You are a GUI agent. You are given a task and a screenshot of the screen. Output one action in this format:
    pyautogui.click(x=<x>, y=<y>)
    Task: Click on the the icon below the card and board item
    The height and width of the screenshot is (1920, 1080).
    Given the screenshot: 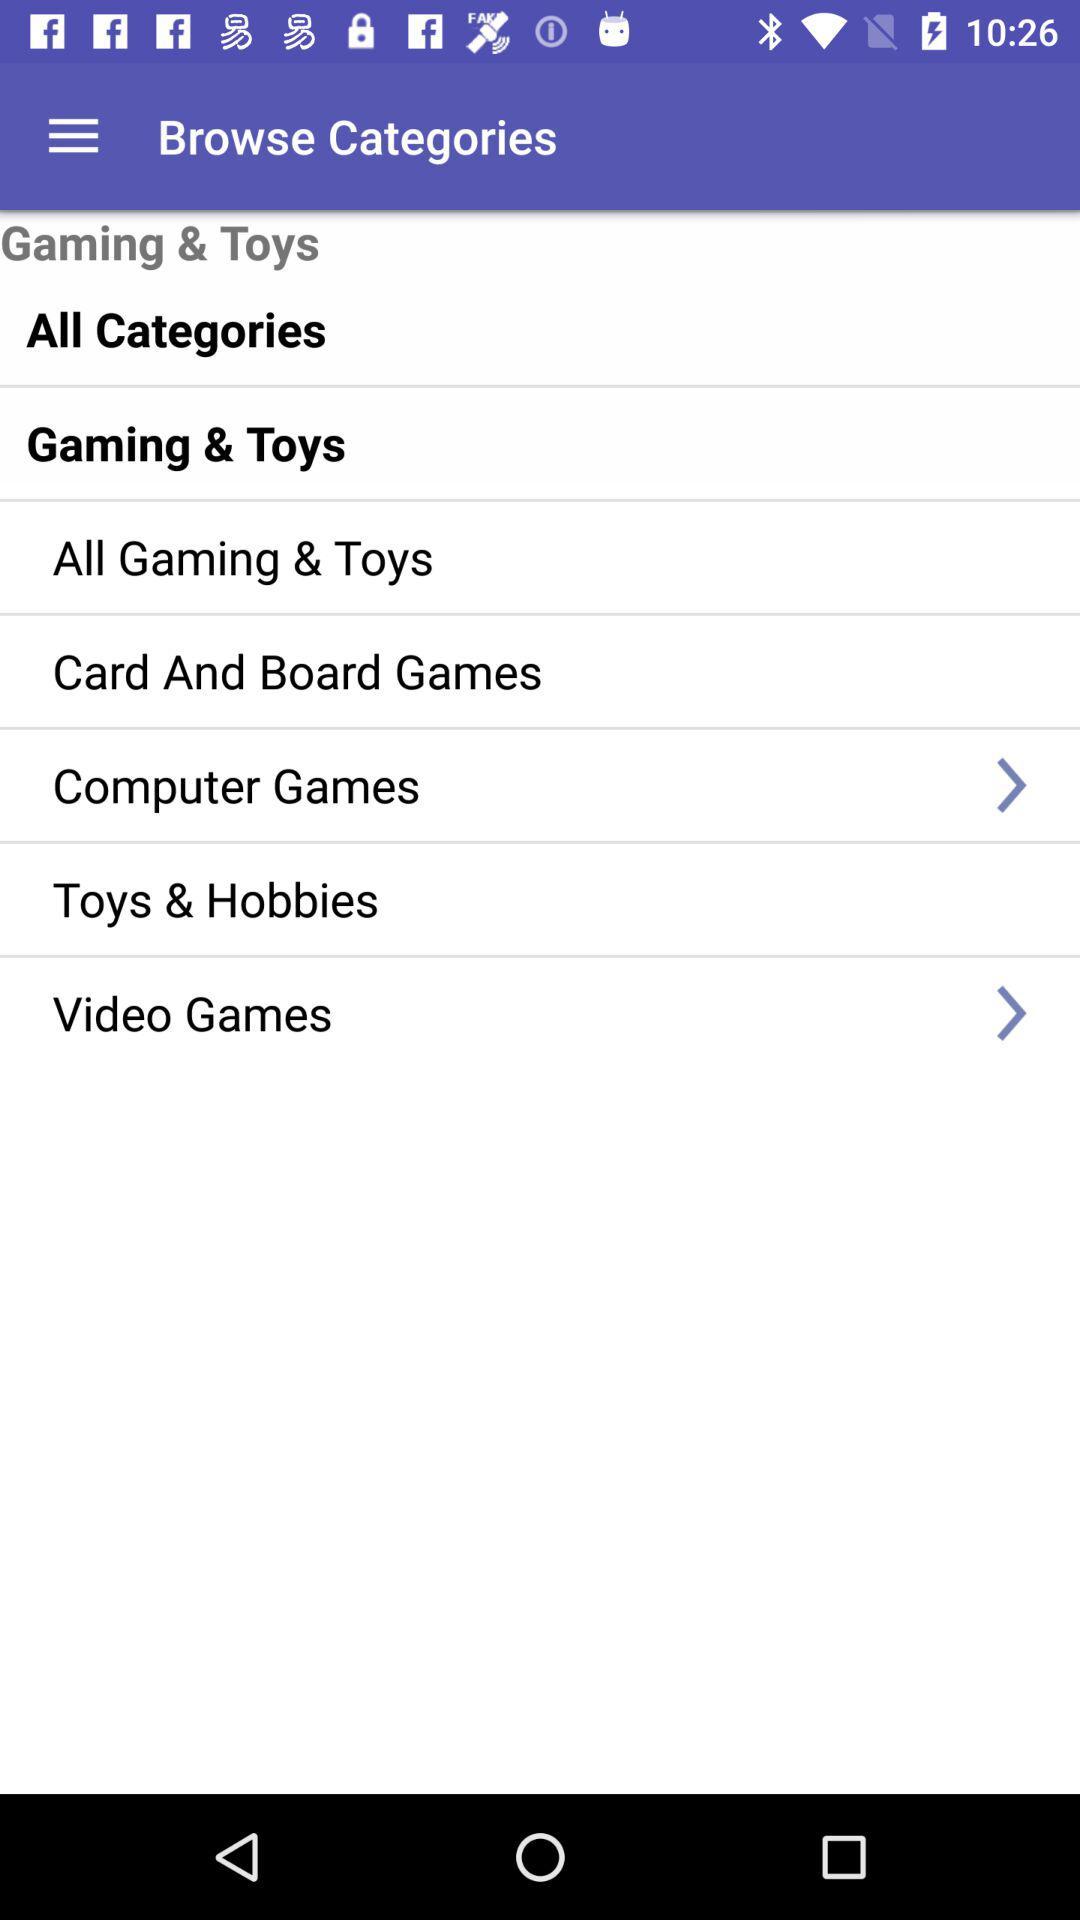 What is the action you would take?
    pyautogui.click(x=510, y=783)
    